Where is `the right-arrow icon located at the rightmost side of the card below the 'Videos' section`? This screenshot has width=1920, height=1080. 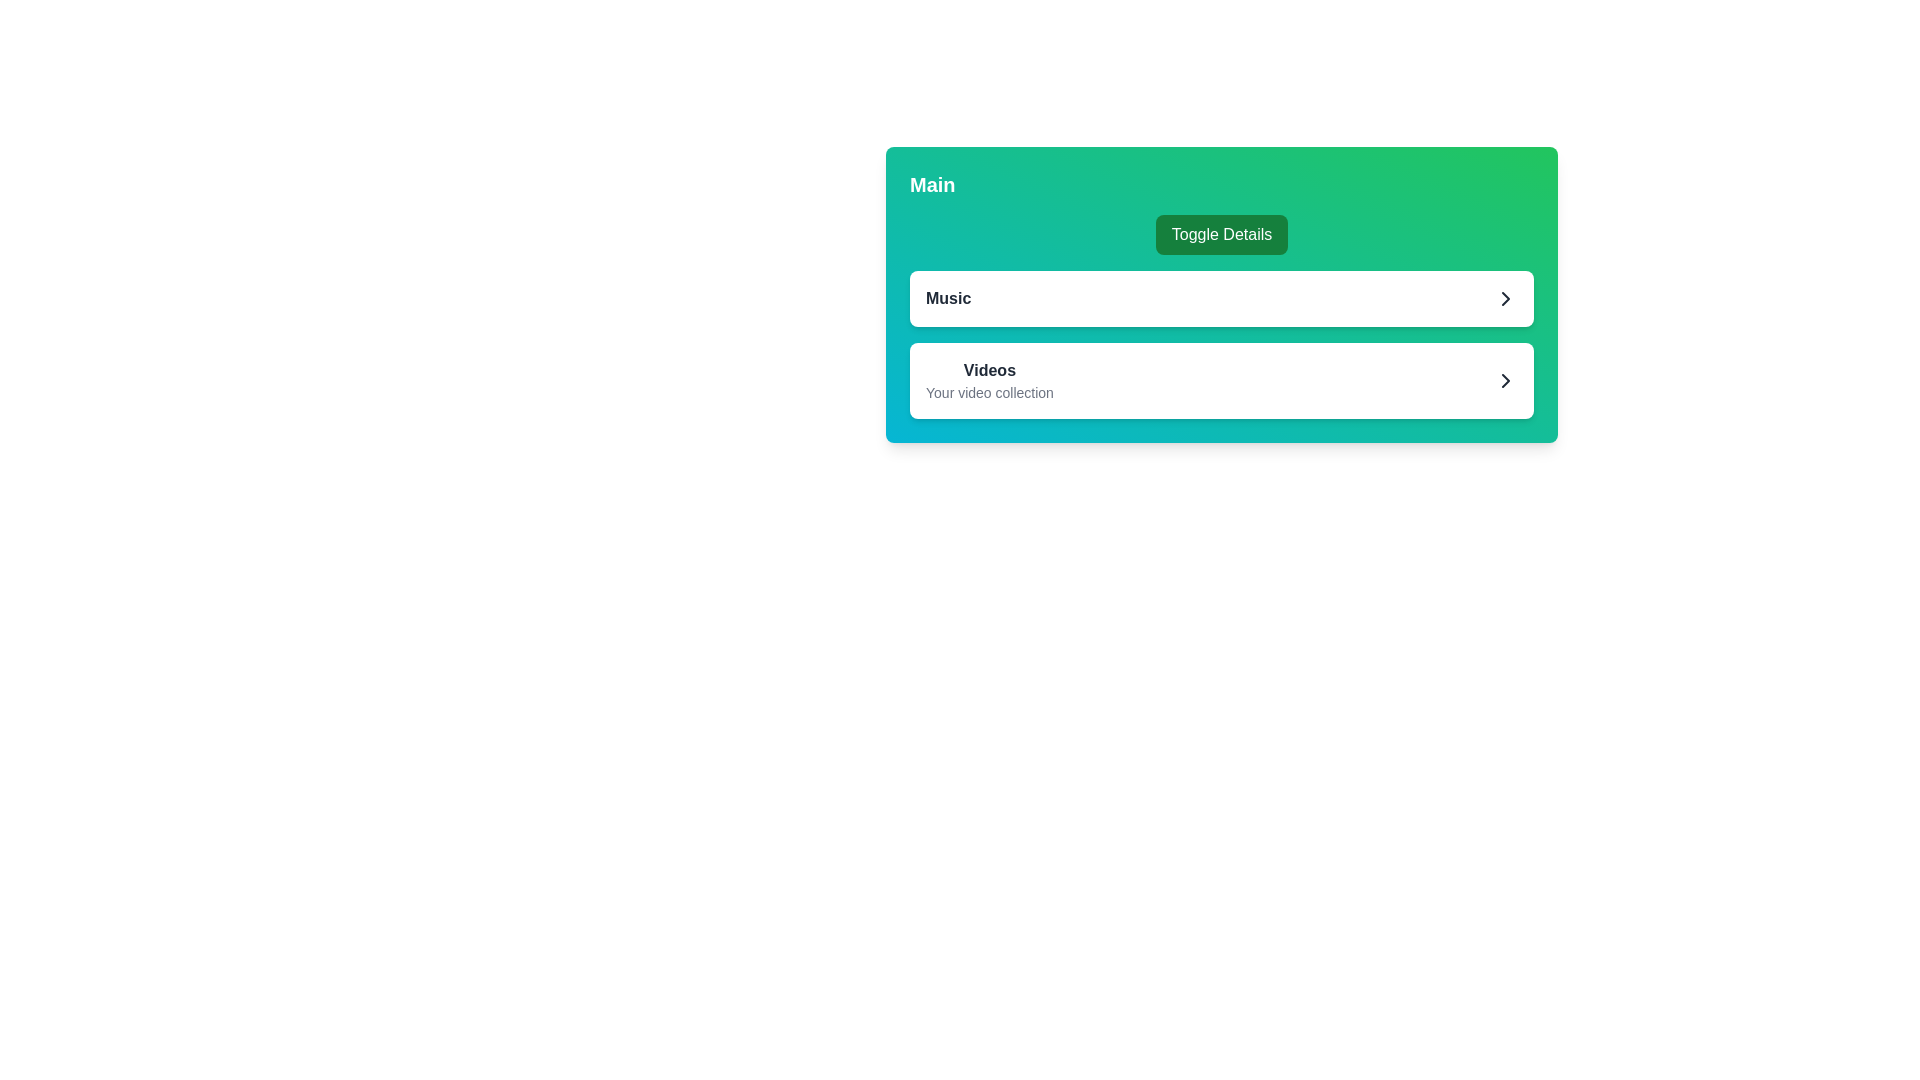
the right-arrow icon located at the rightmost side of the card below the 'Videos' section is located at coordinates (1506, 381).